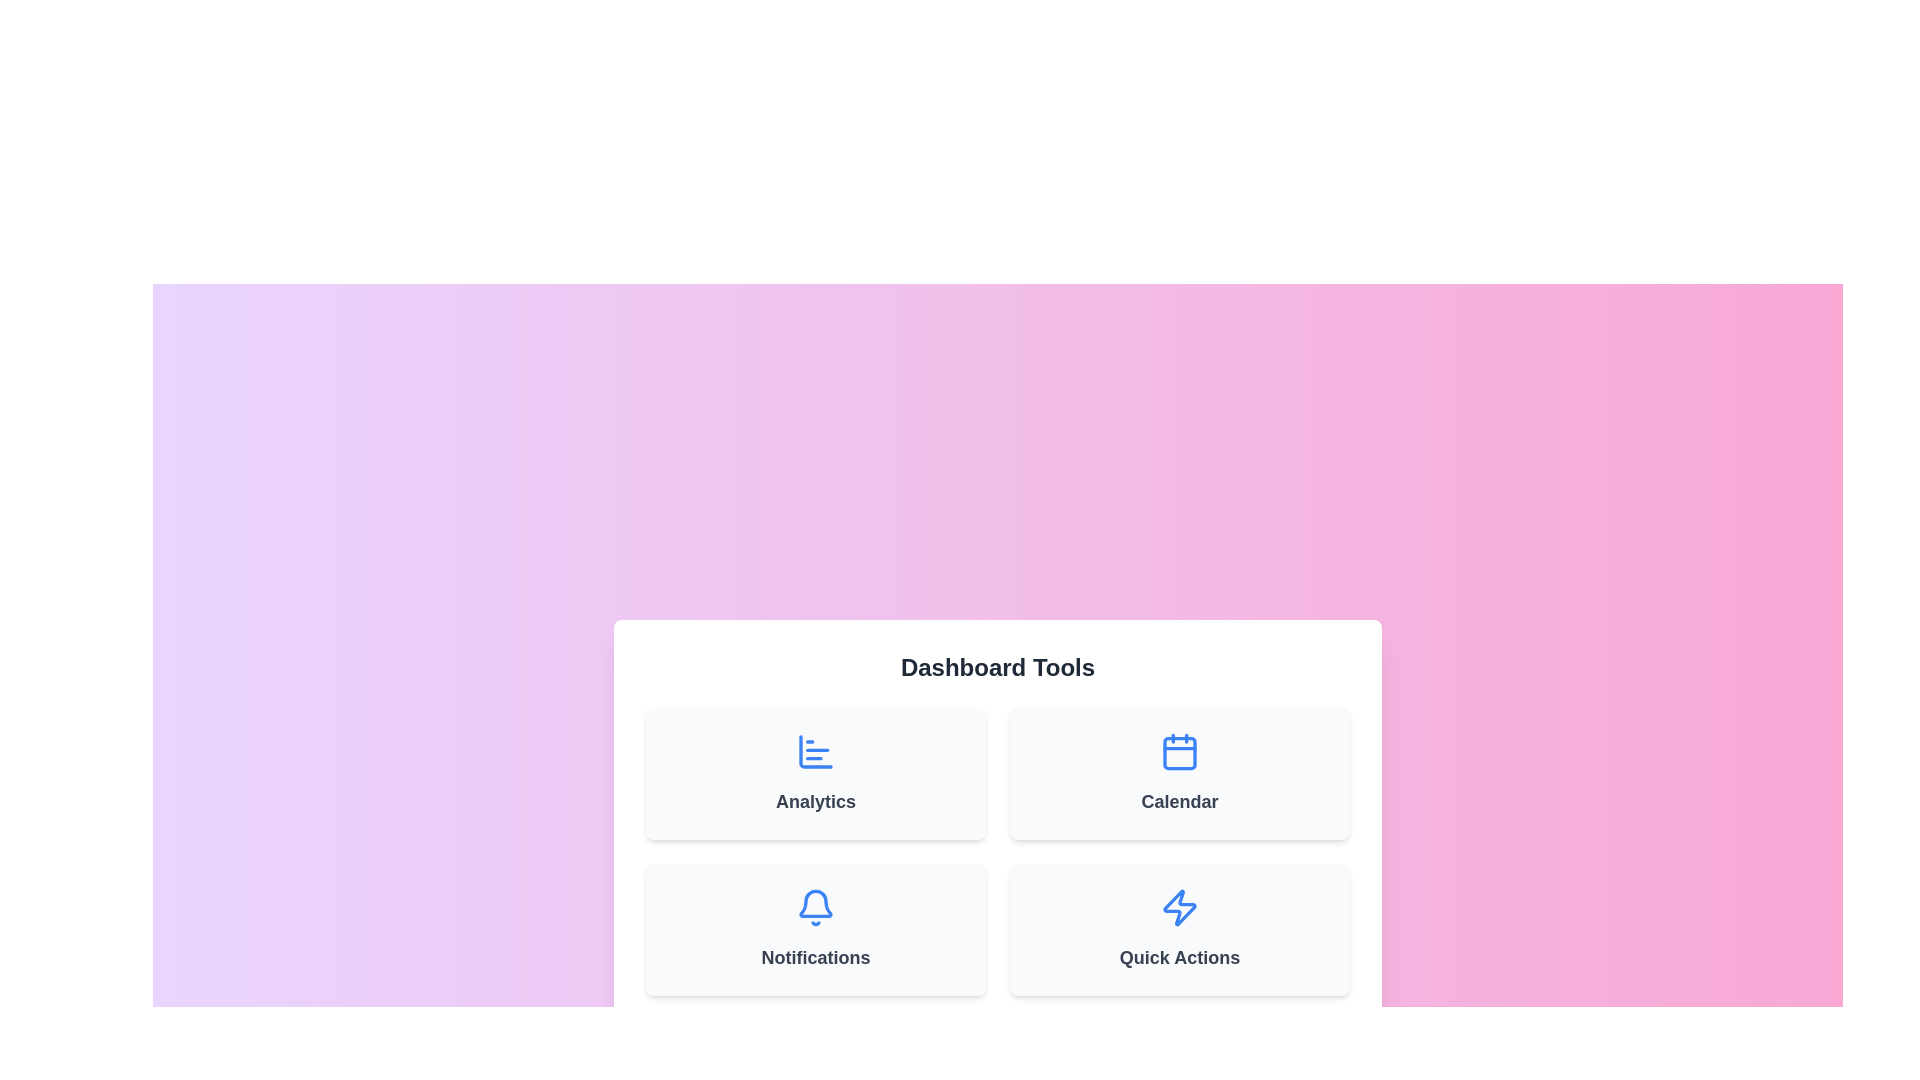 Image resolution: width=1920 pixels, height=1080 pixels. What do you see at coordinates (1180, 907) in the screenshot?
I see `the 'Quick Actions' icon located in the bottom-right corner of the 'Dashboard Tools' section, which serves as a visual representation of speed and immediacy` at bounding box center [1180, 907].